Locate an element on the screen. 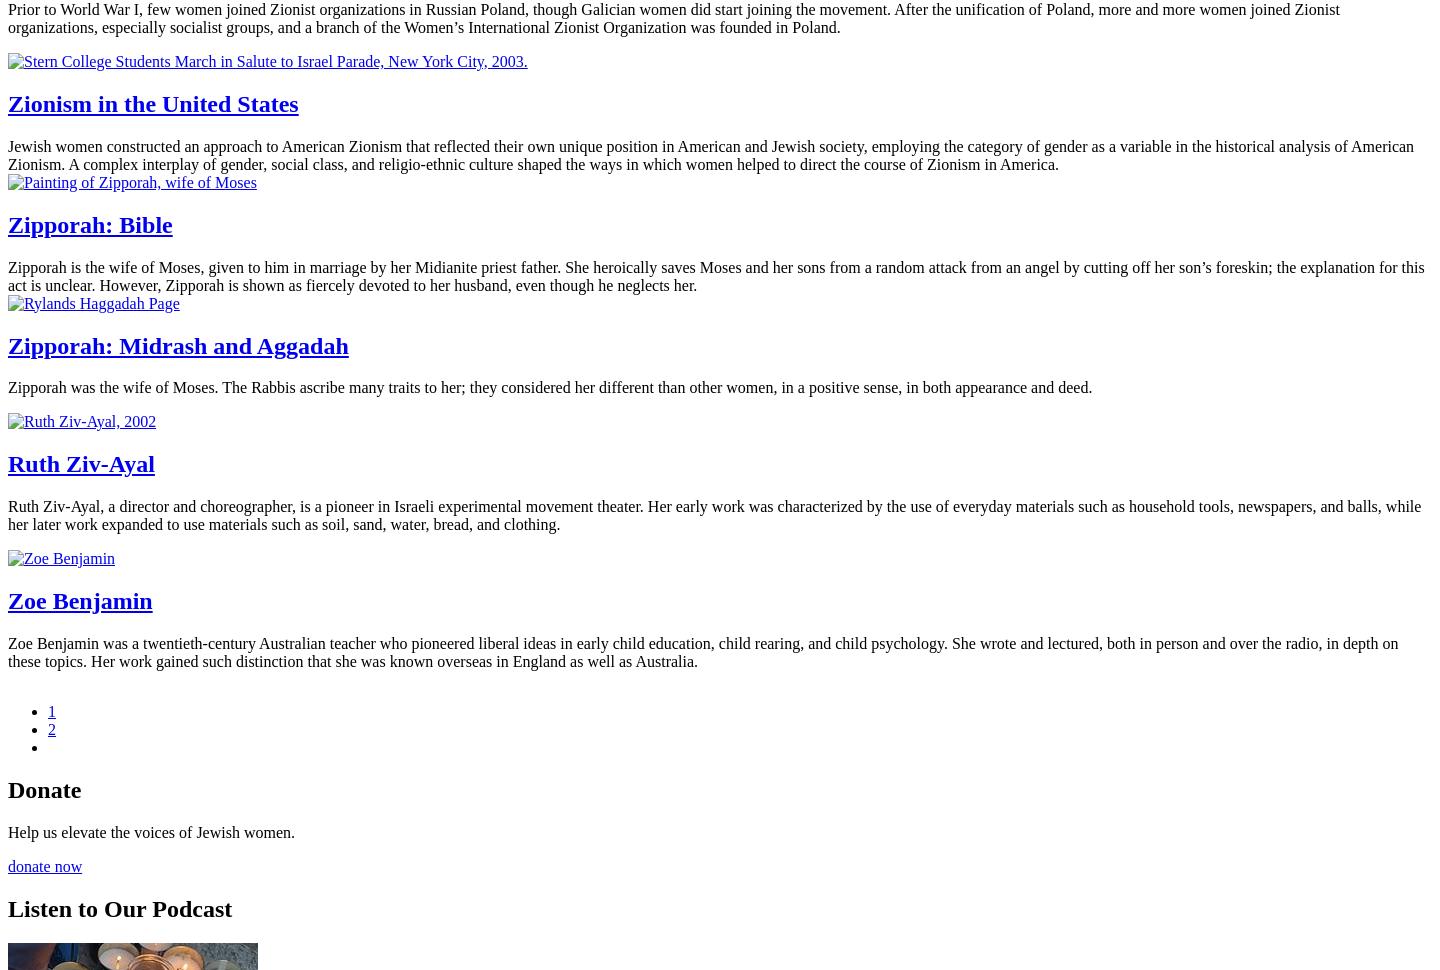 Image resolution: width=1440 pixels, height=970 pixels. '2' is located at coordinates (50, 728).